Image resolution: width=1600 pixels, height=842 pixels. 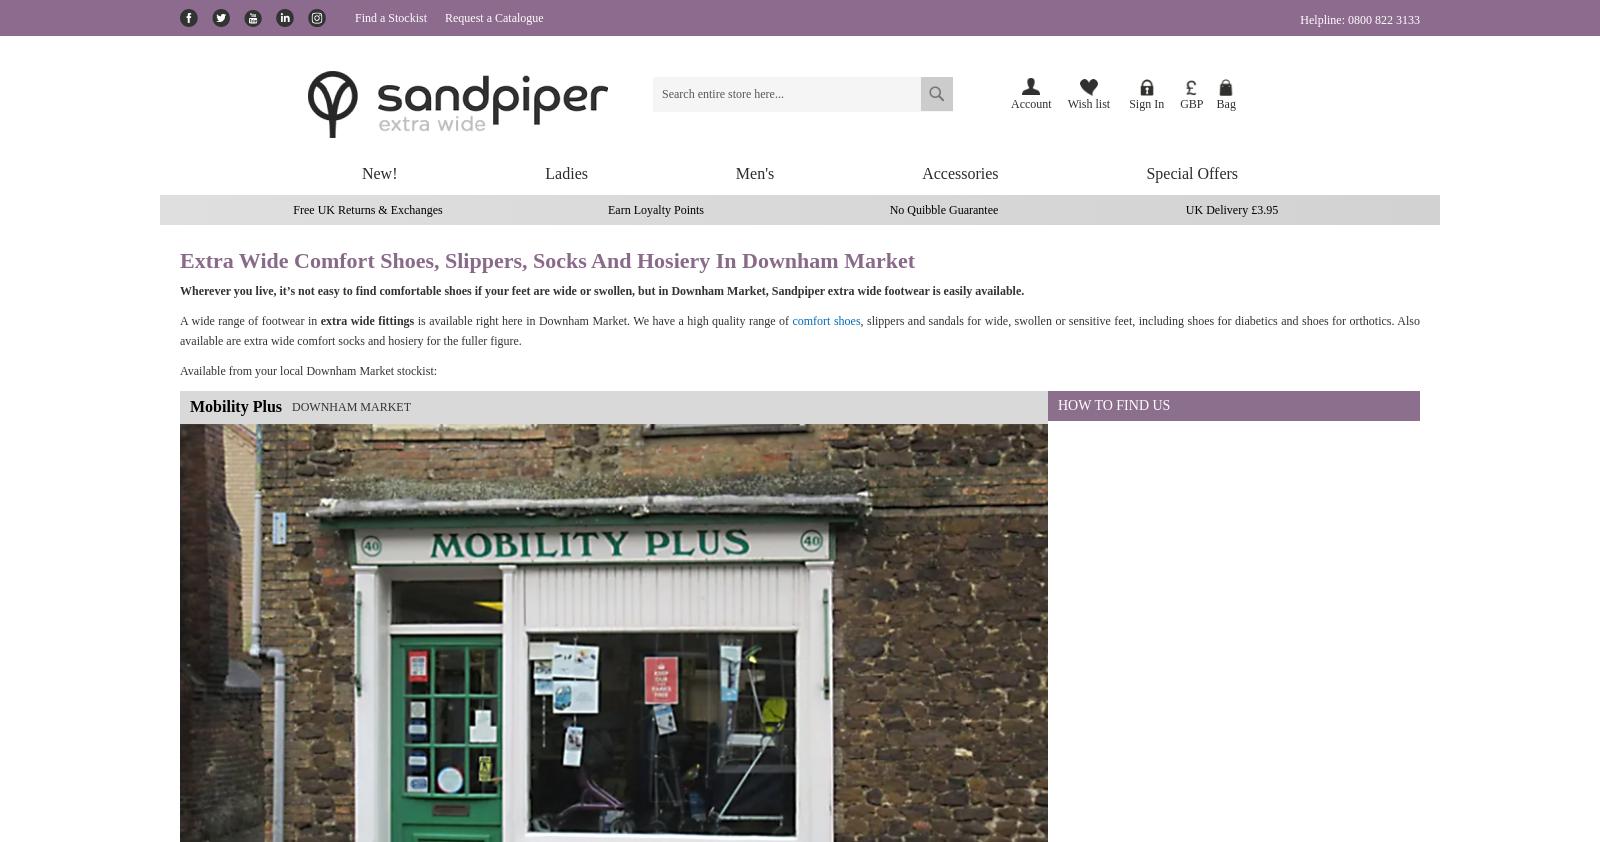 What do you see at coordinates (1230, 208) in the screenshot?
I see `'UK Delivery £3.95'` at bounding box center [1230, 208].